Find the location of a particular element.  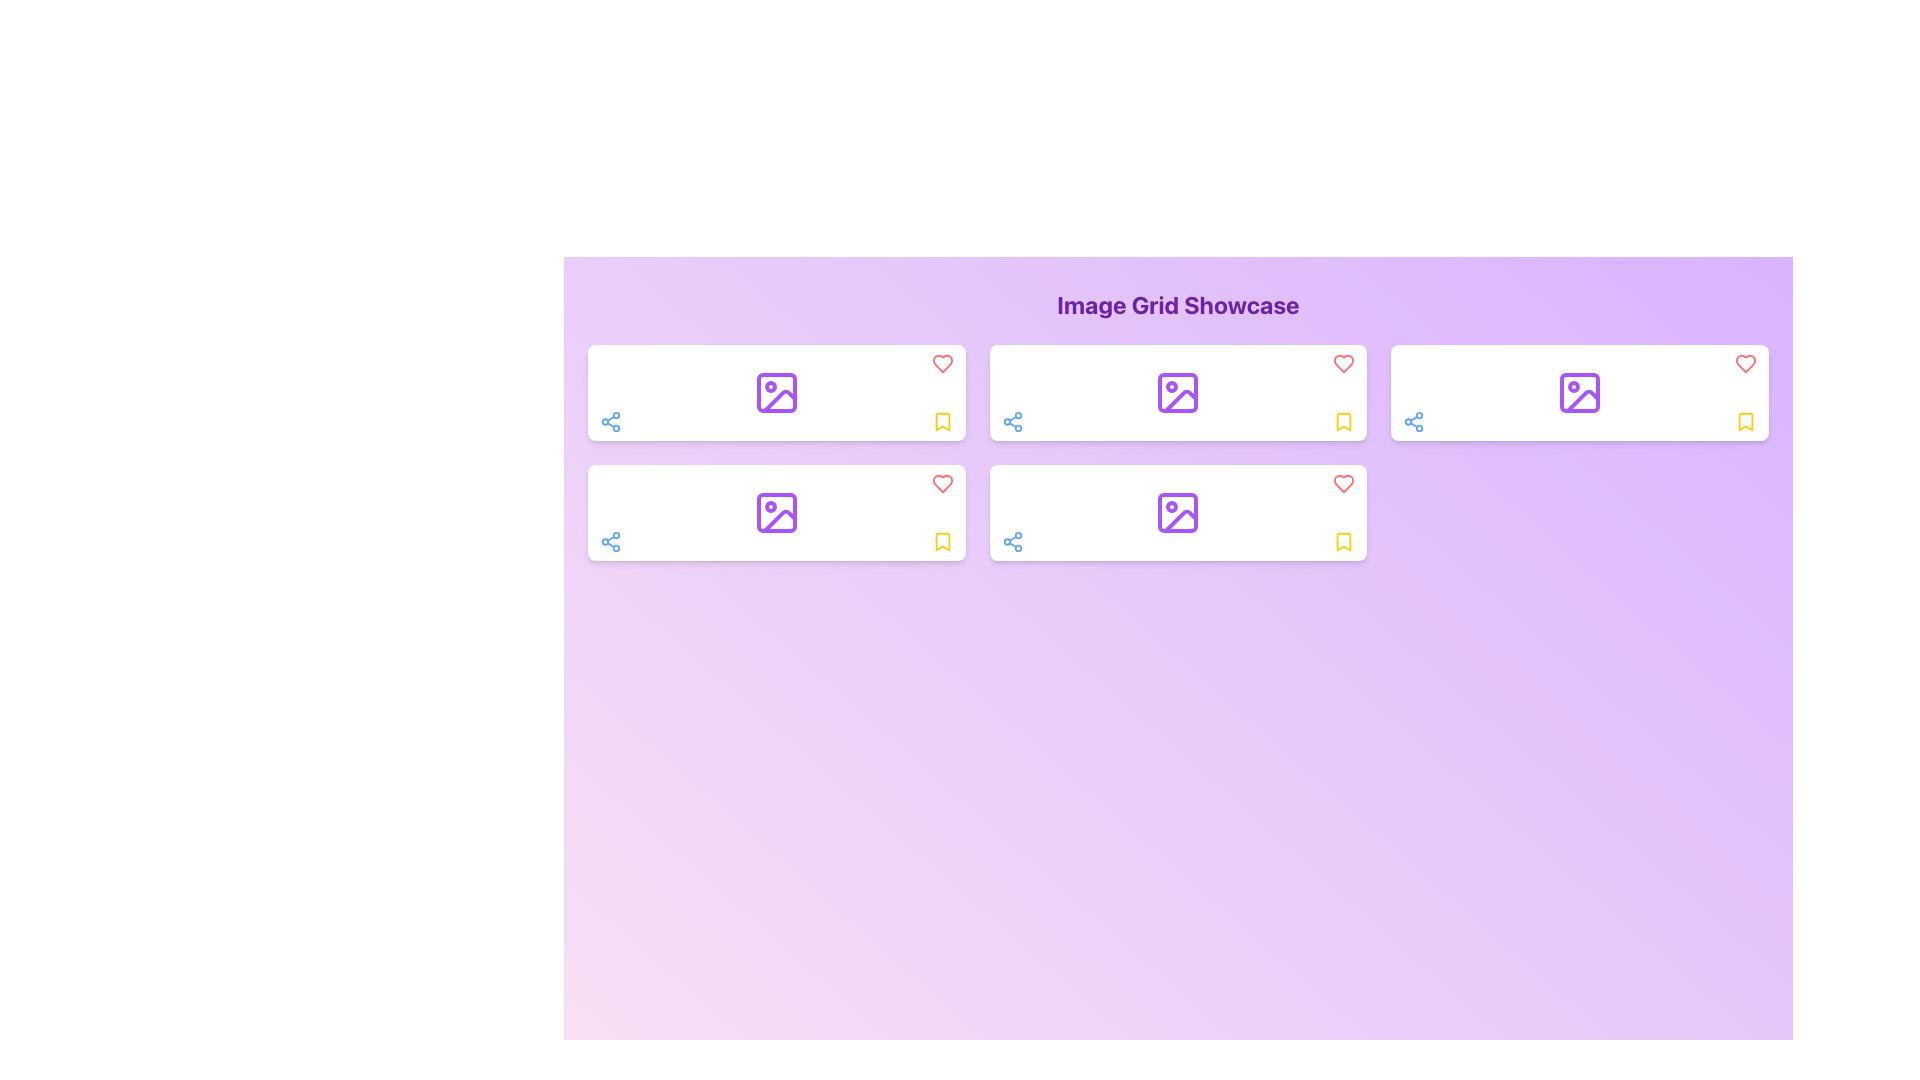

the 'like' or 'favorite' button located at the top-right corner of the second card in the 2x3 grid layout is located at coordinates (1344, 483).